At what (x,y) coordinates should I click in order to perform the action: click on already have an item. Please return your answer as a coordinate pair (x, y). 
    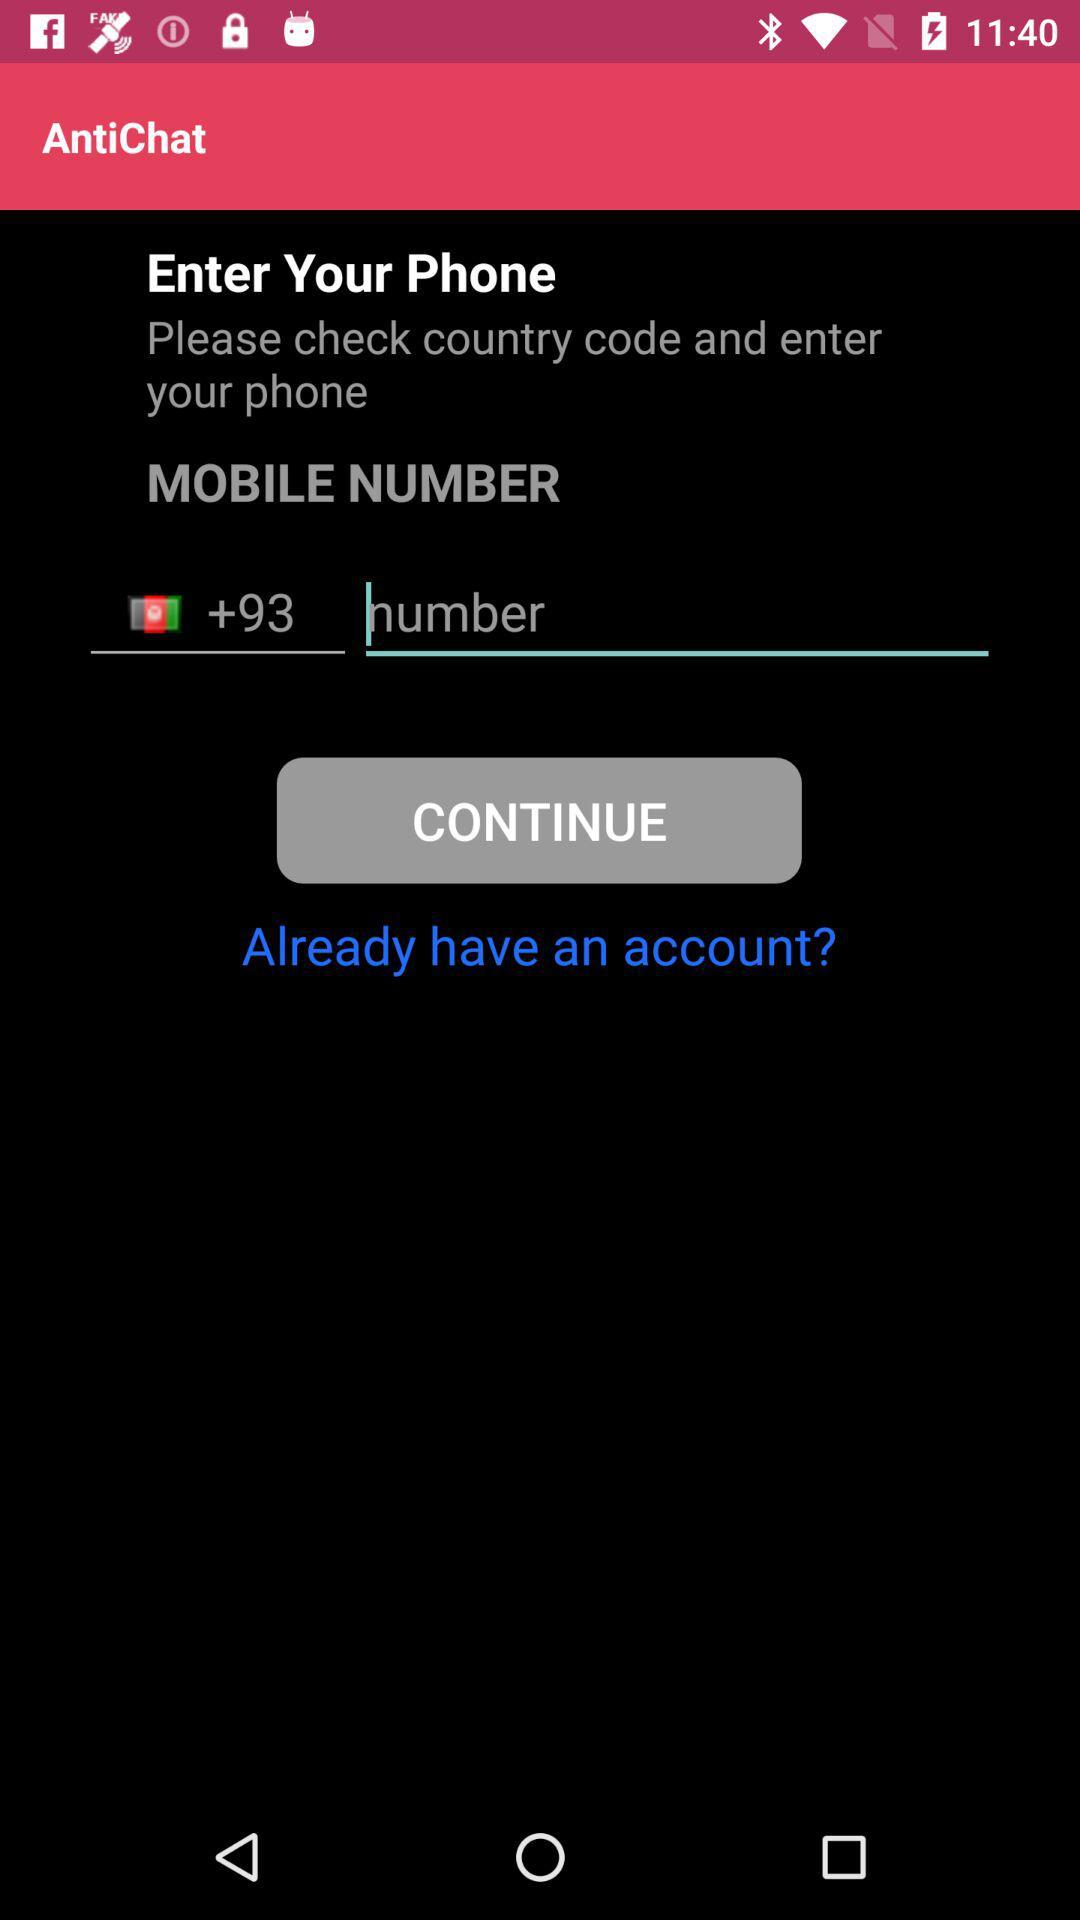
    Looking at the image, I should click on (538, 943).